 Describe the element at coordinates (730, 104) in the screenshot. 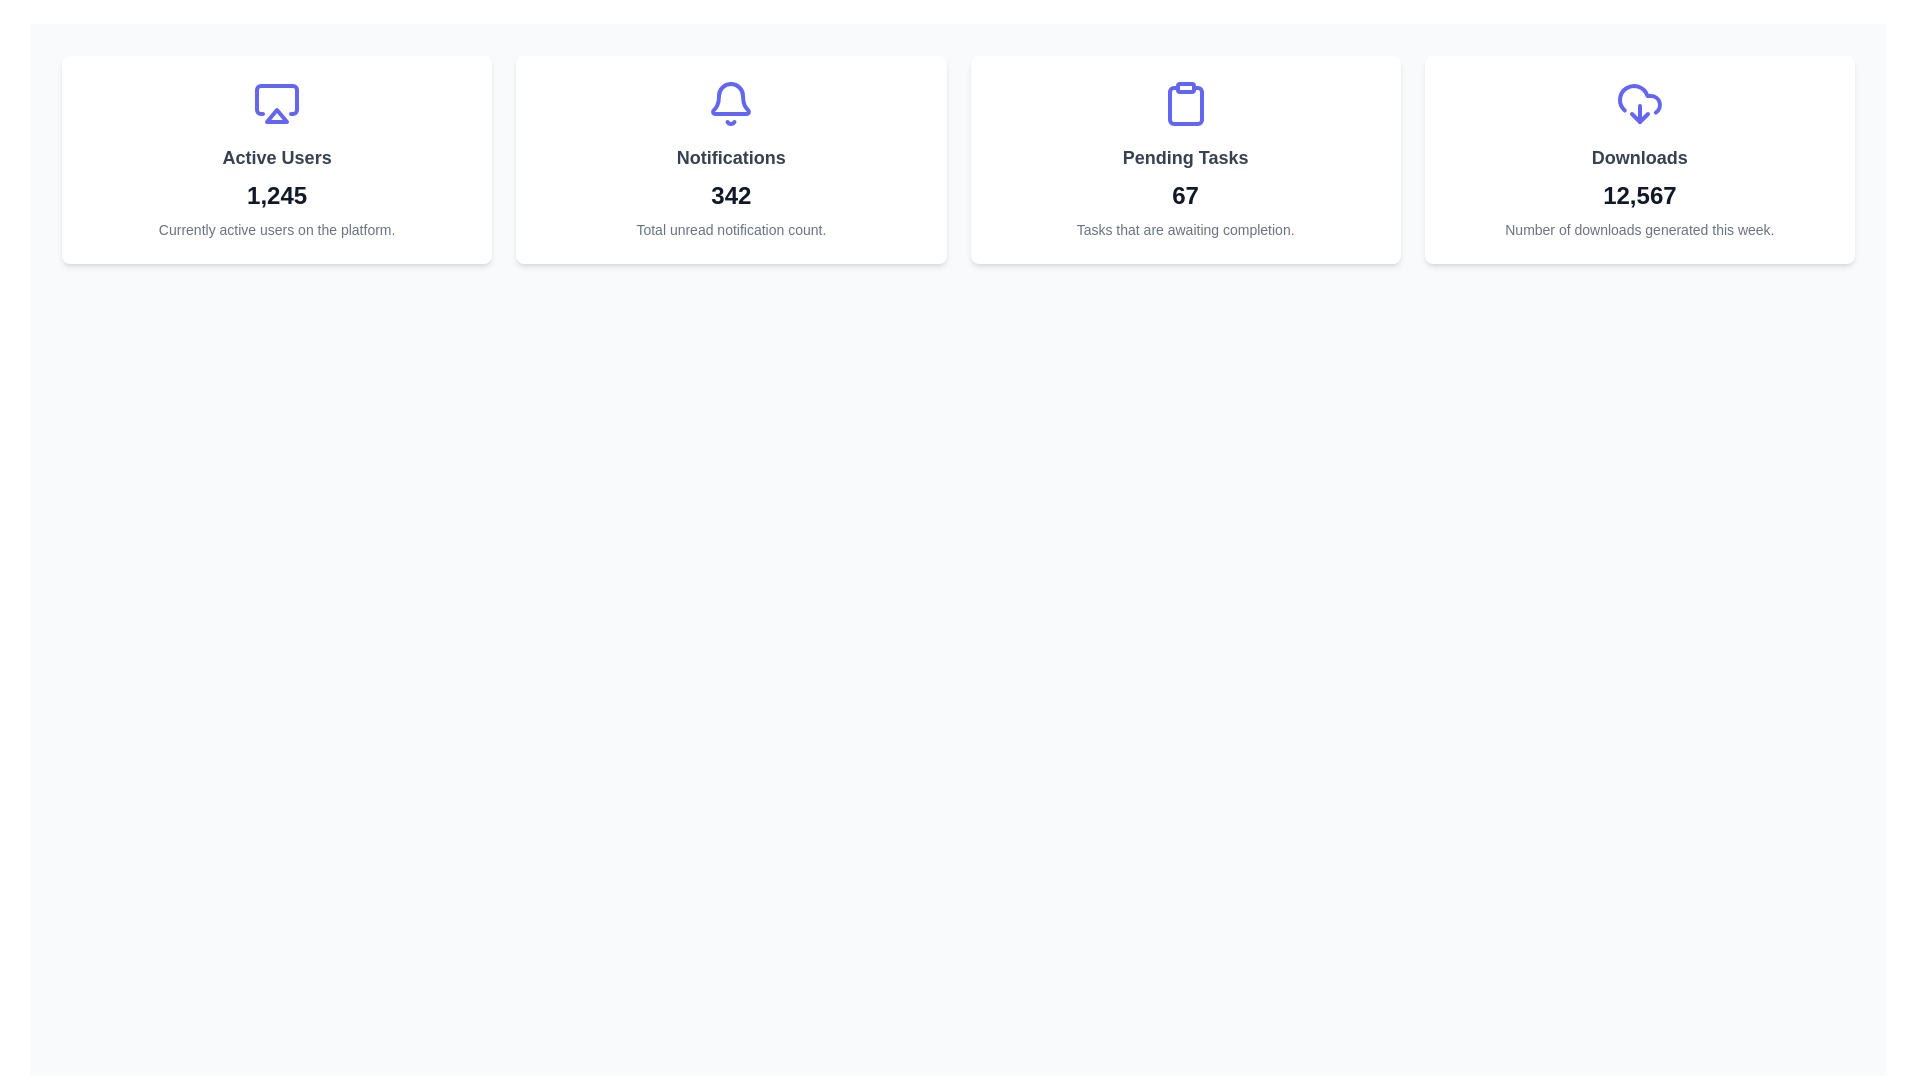

I see `the bell icon representing notifications, located at the center of the Notifications card above the text 'Notifications' and '342'` at that location.